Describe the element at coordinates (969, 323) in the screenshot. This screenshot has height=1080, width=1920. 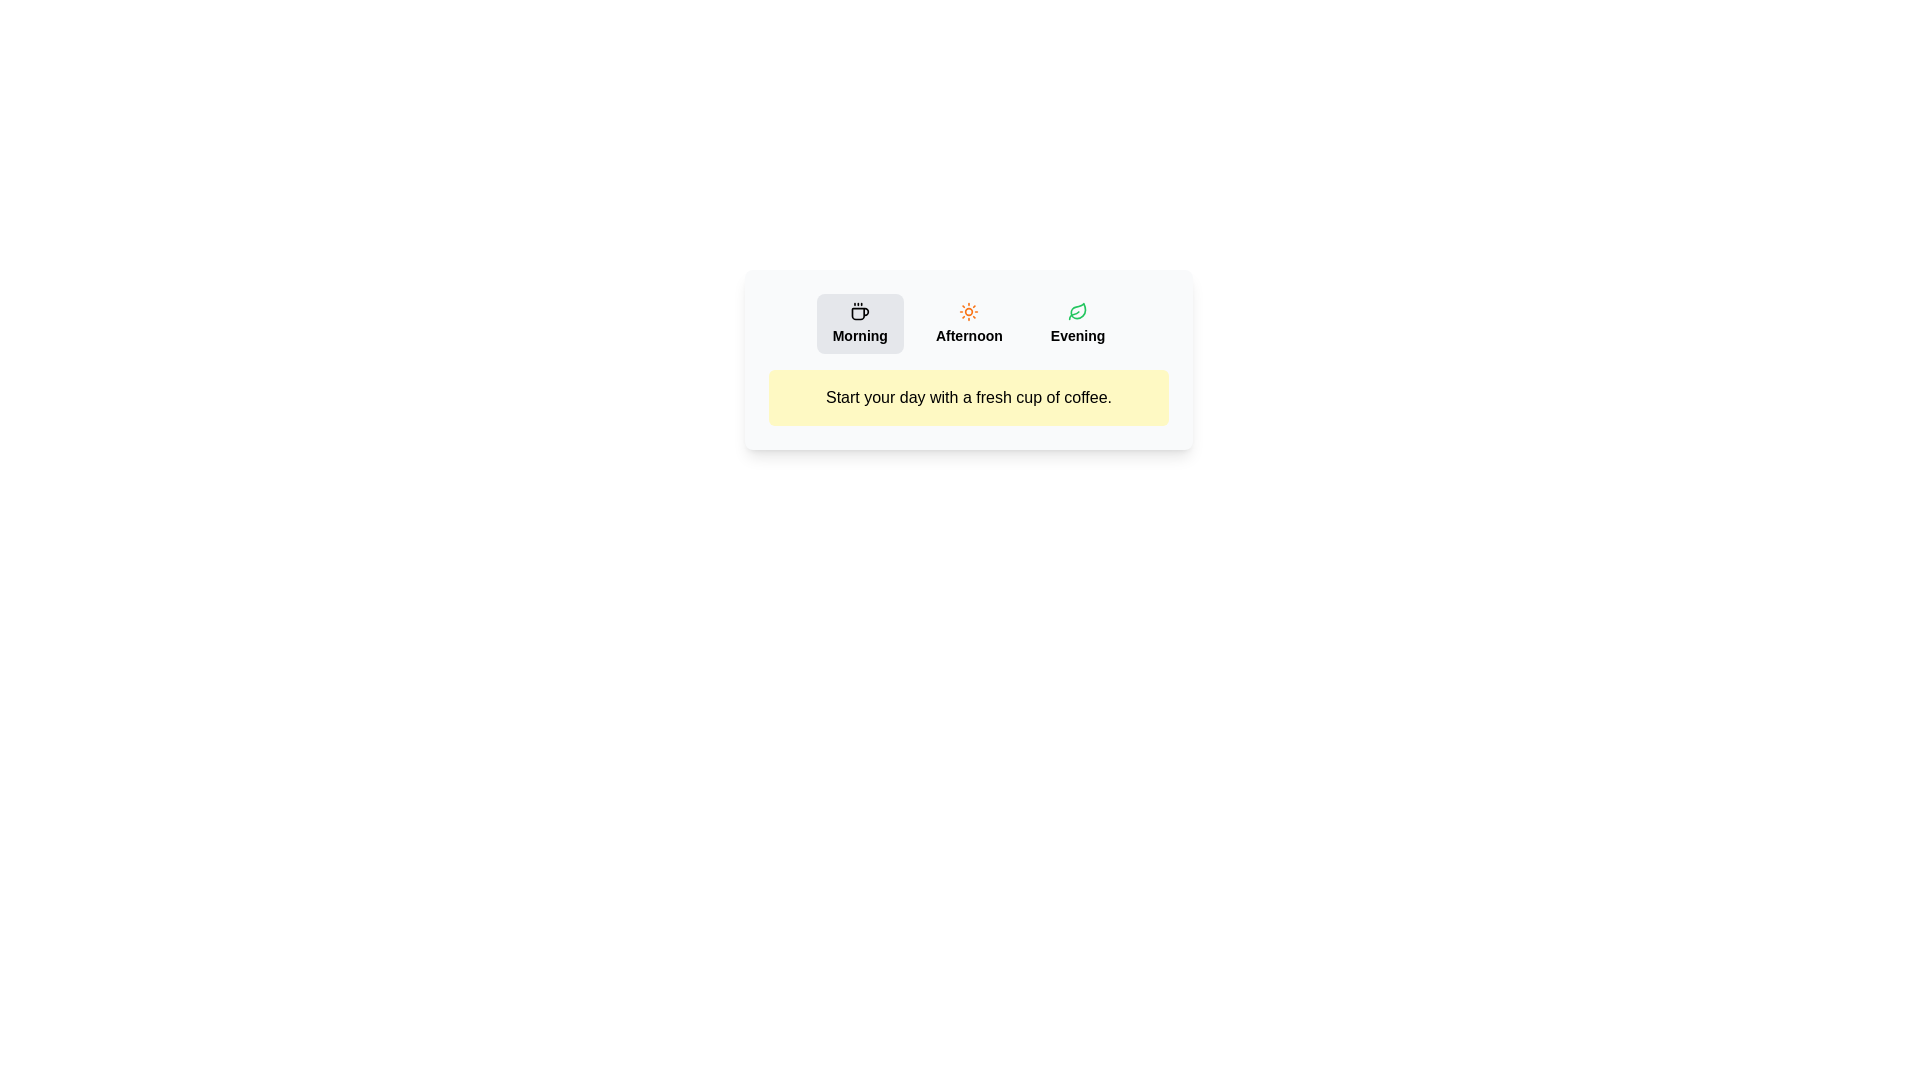
I see `the Afternoon tab` at that location.